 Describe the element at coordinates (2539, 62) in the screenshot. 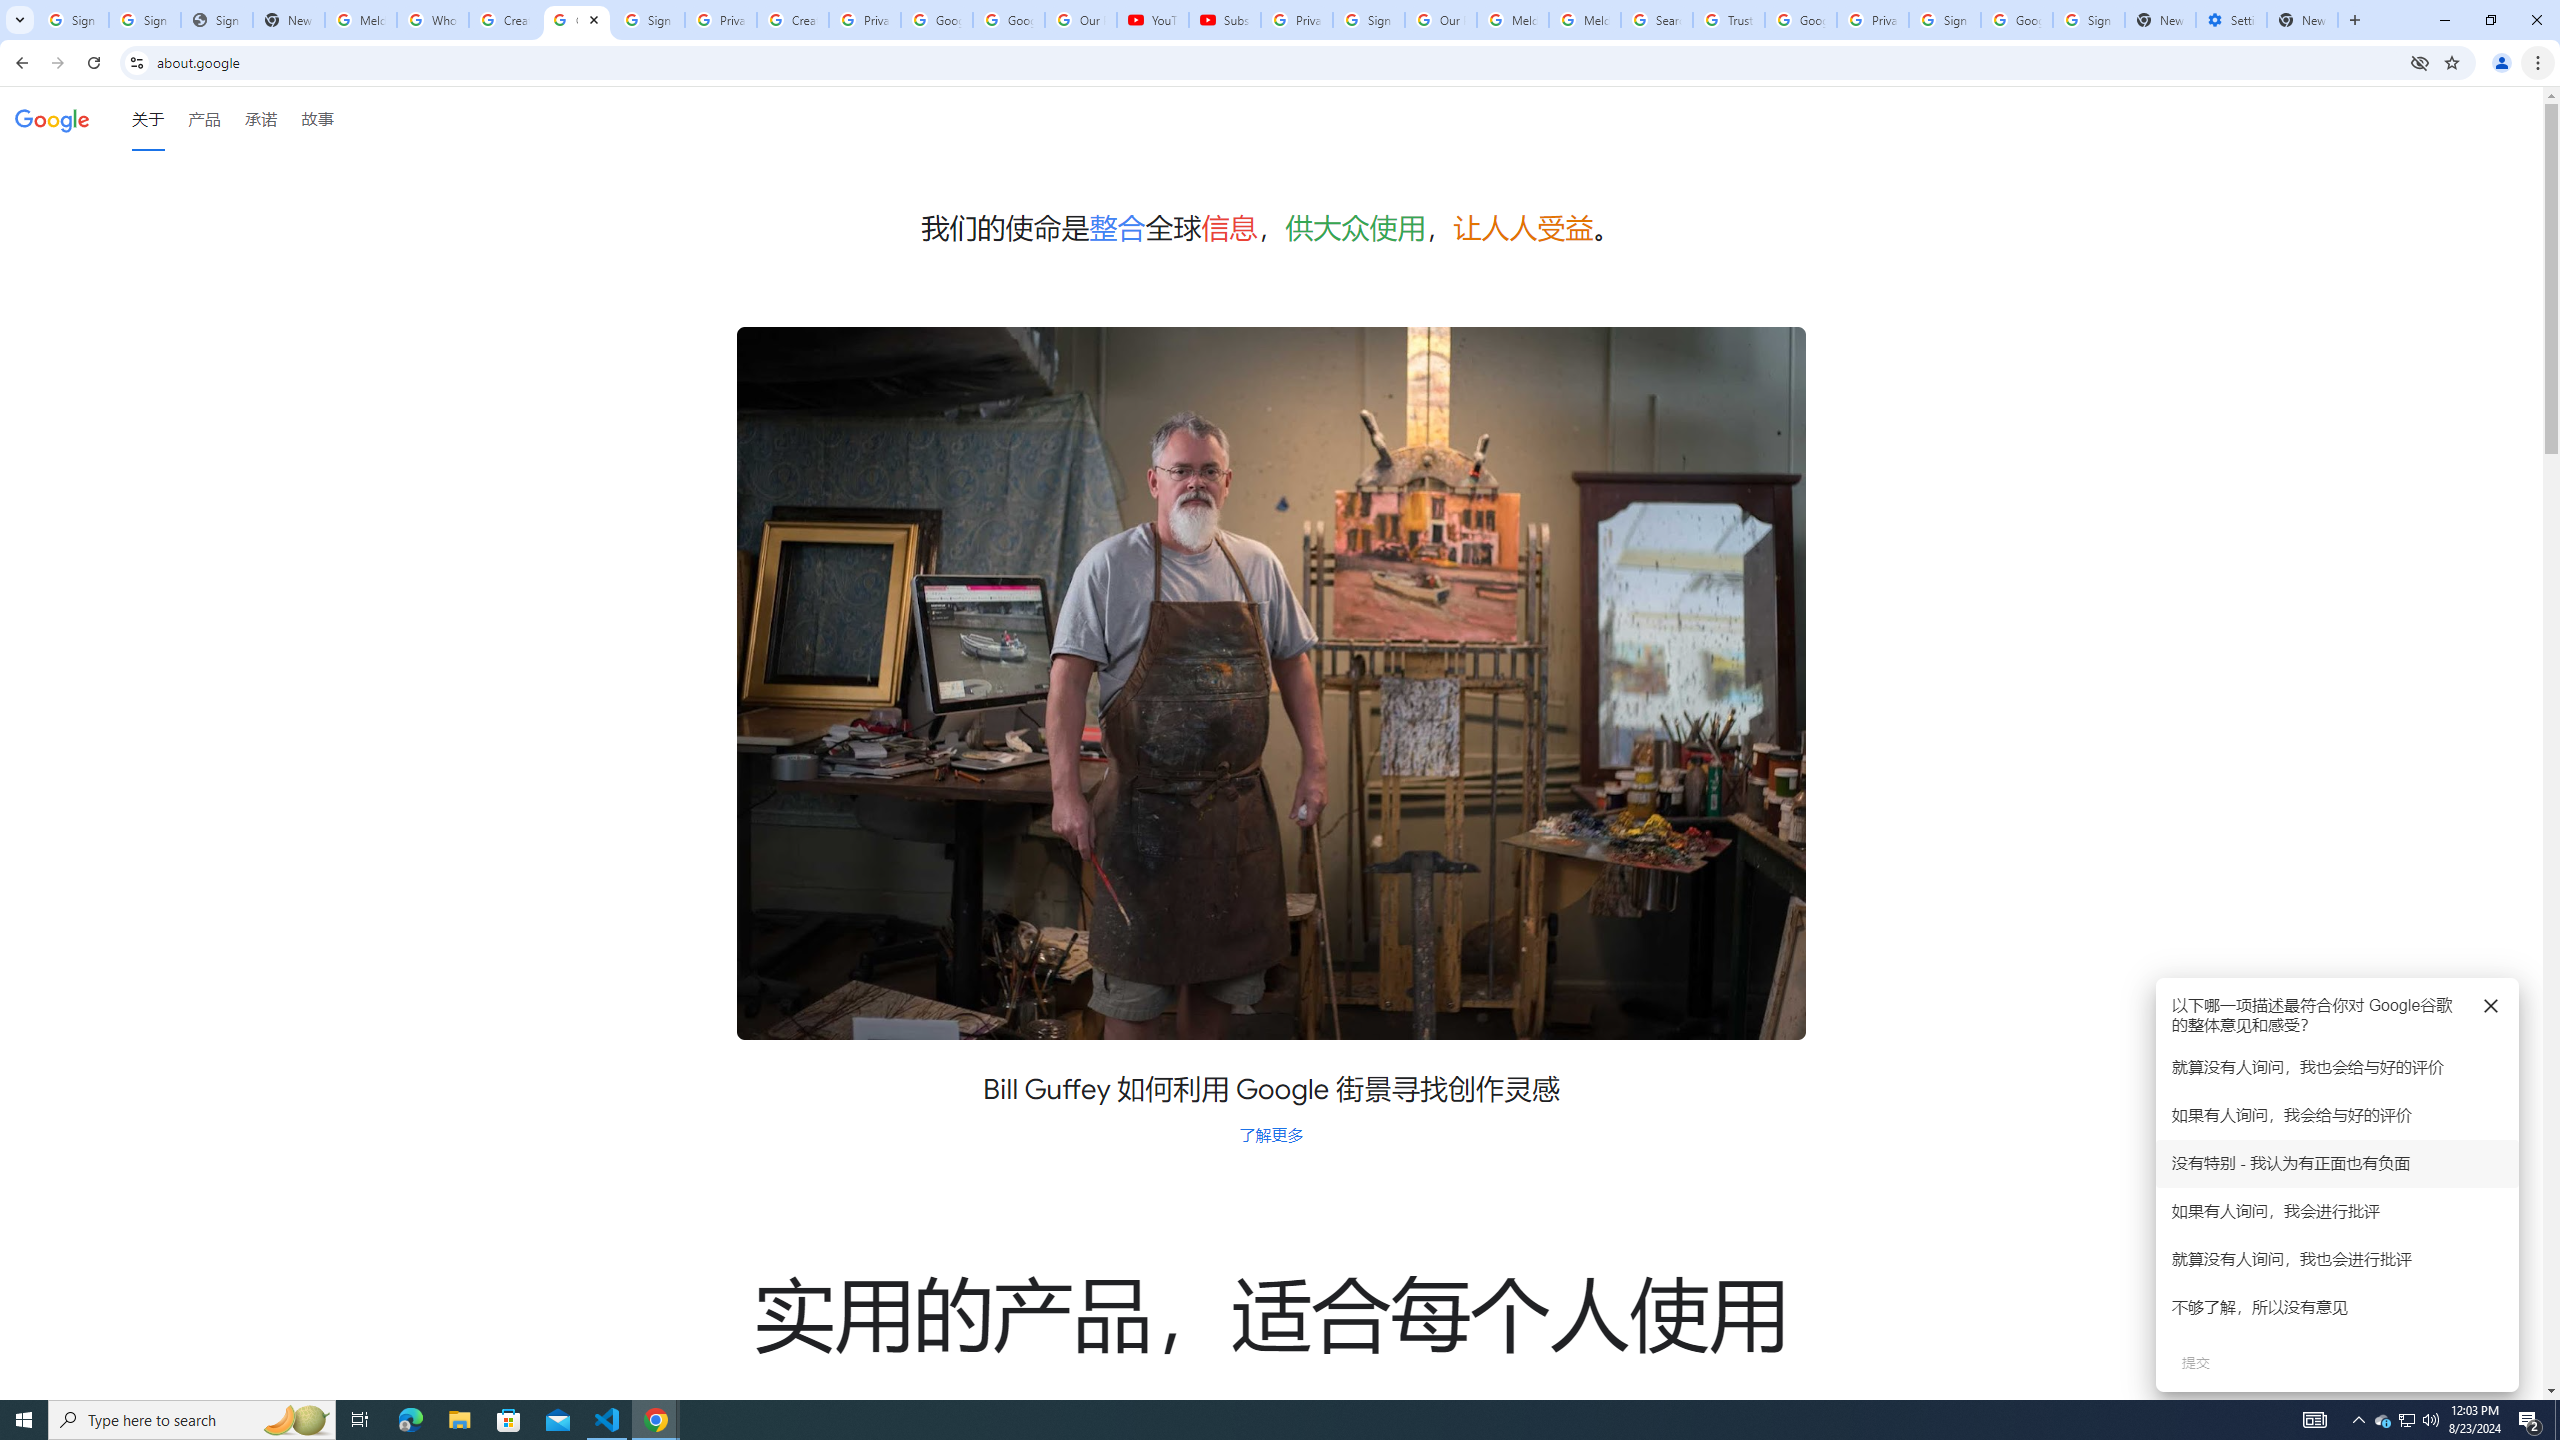

I see `'Chrome'` at that location.